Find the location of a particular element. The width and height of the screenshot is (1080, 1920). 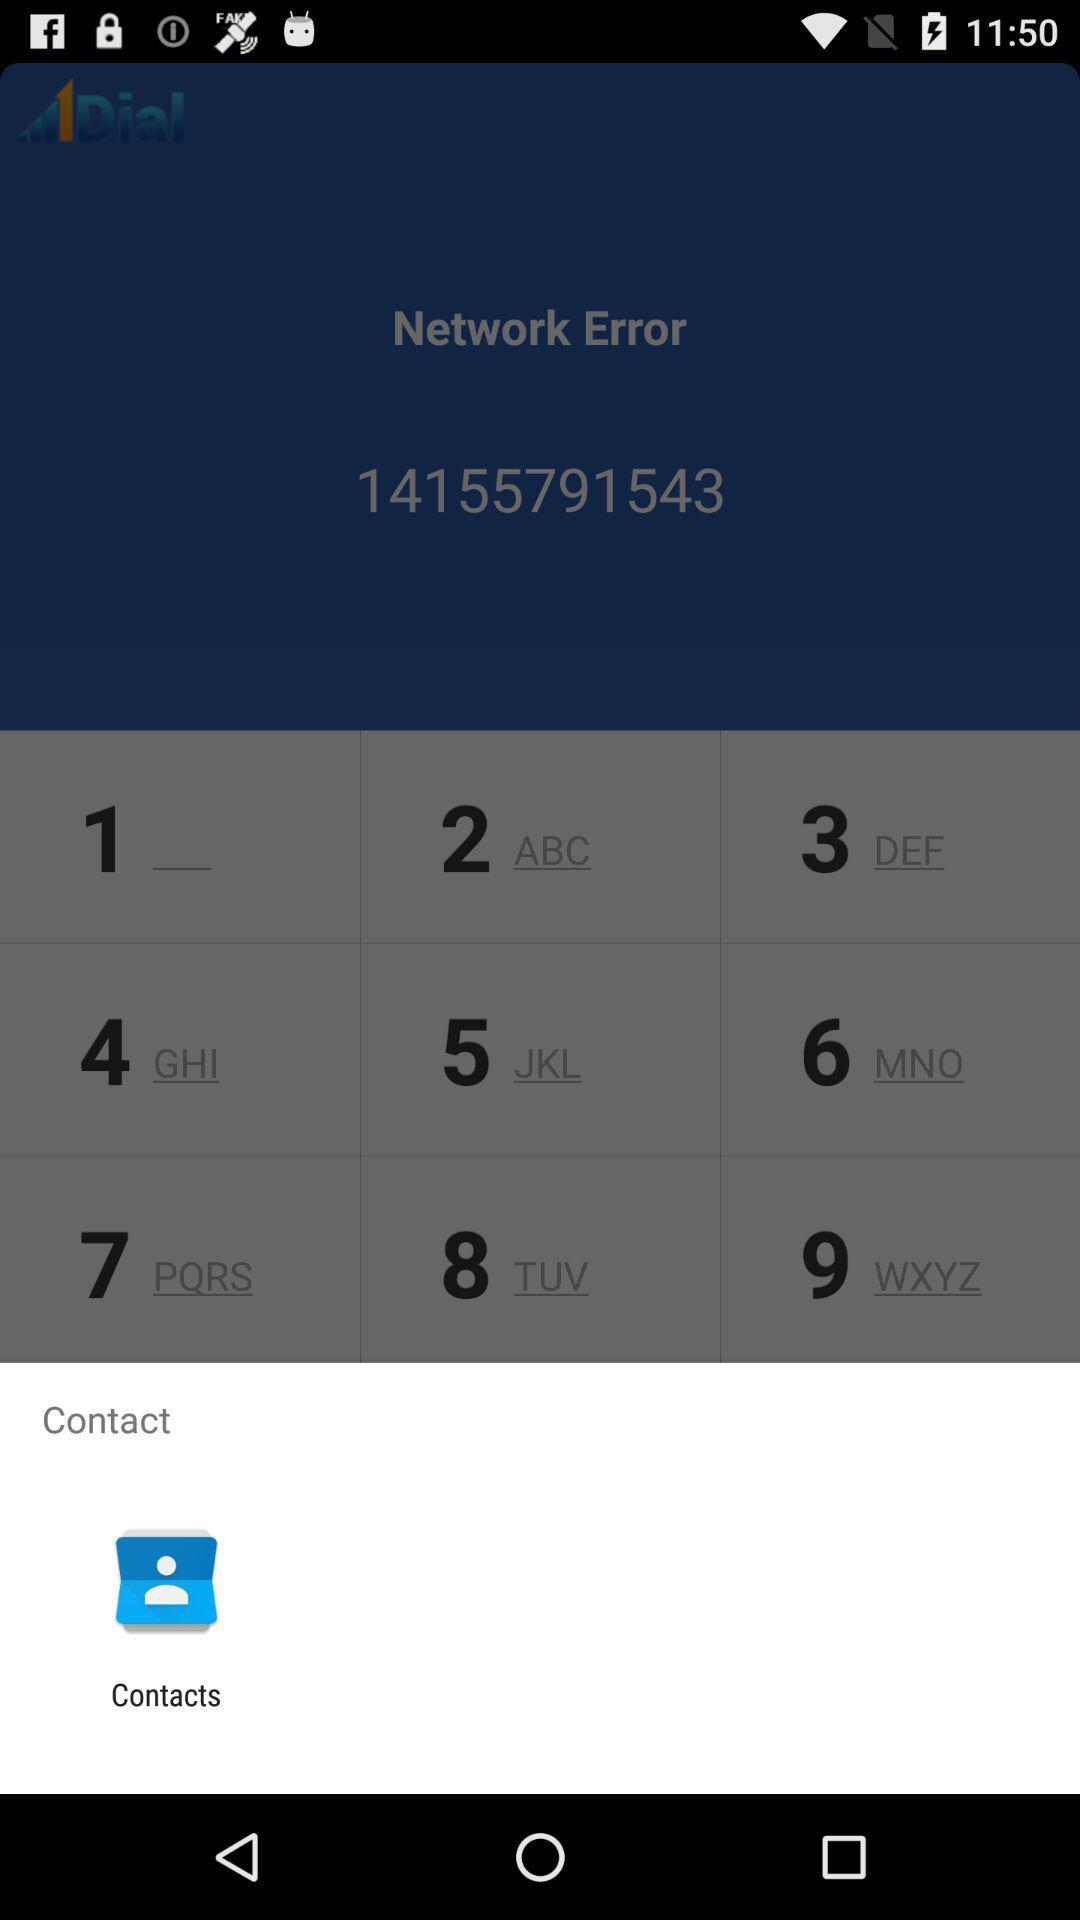

the item above contacts is located at coordinates (165, 1579).